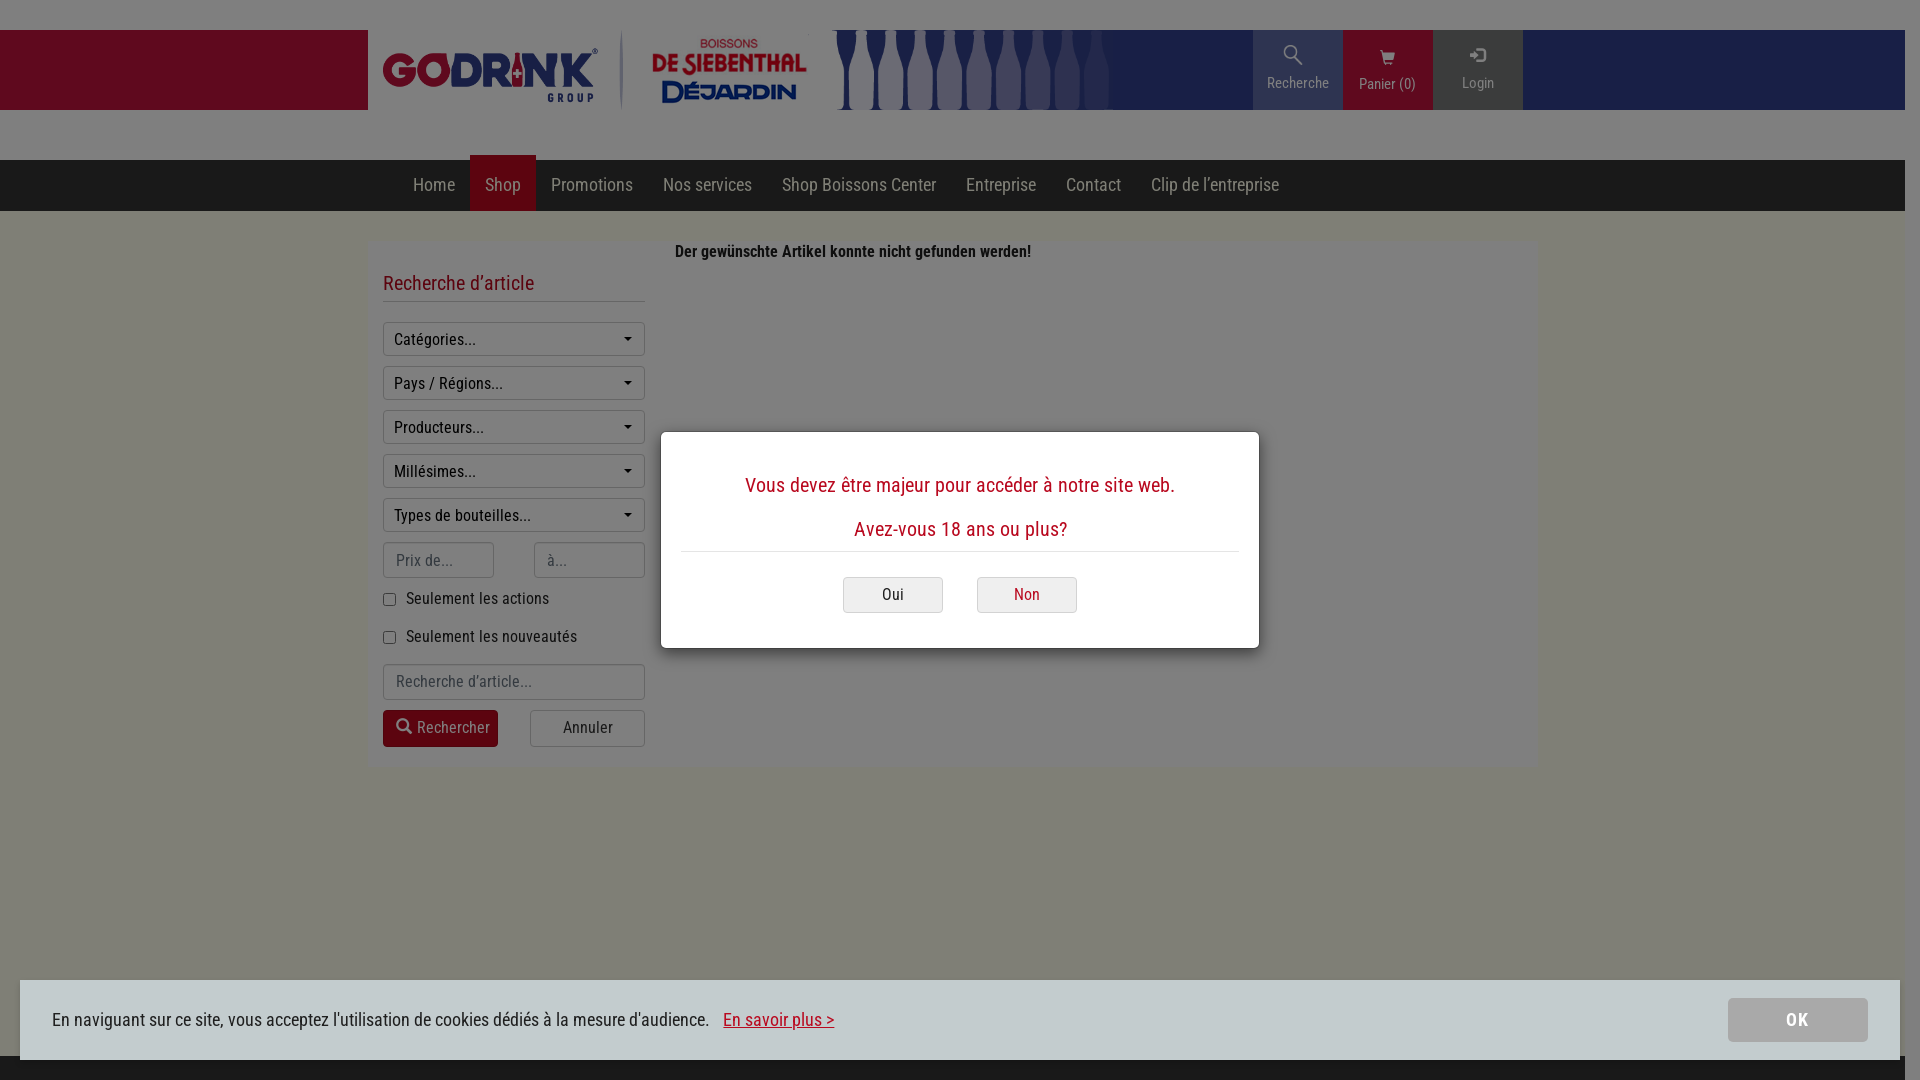 The width and height of the screenshot is (1920, 1080). Describe the element at coordinates (891, 594) in the screenshot. I see `'Oui'` at that location.